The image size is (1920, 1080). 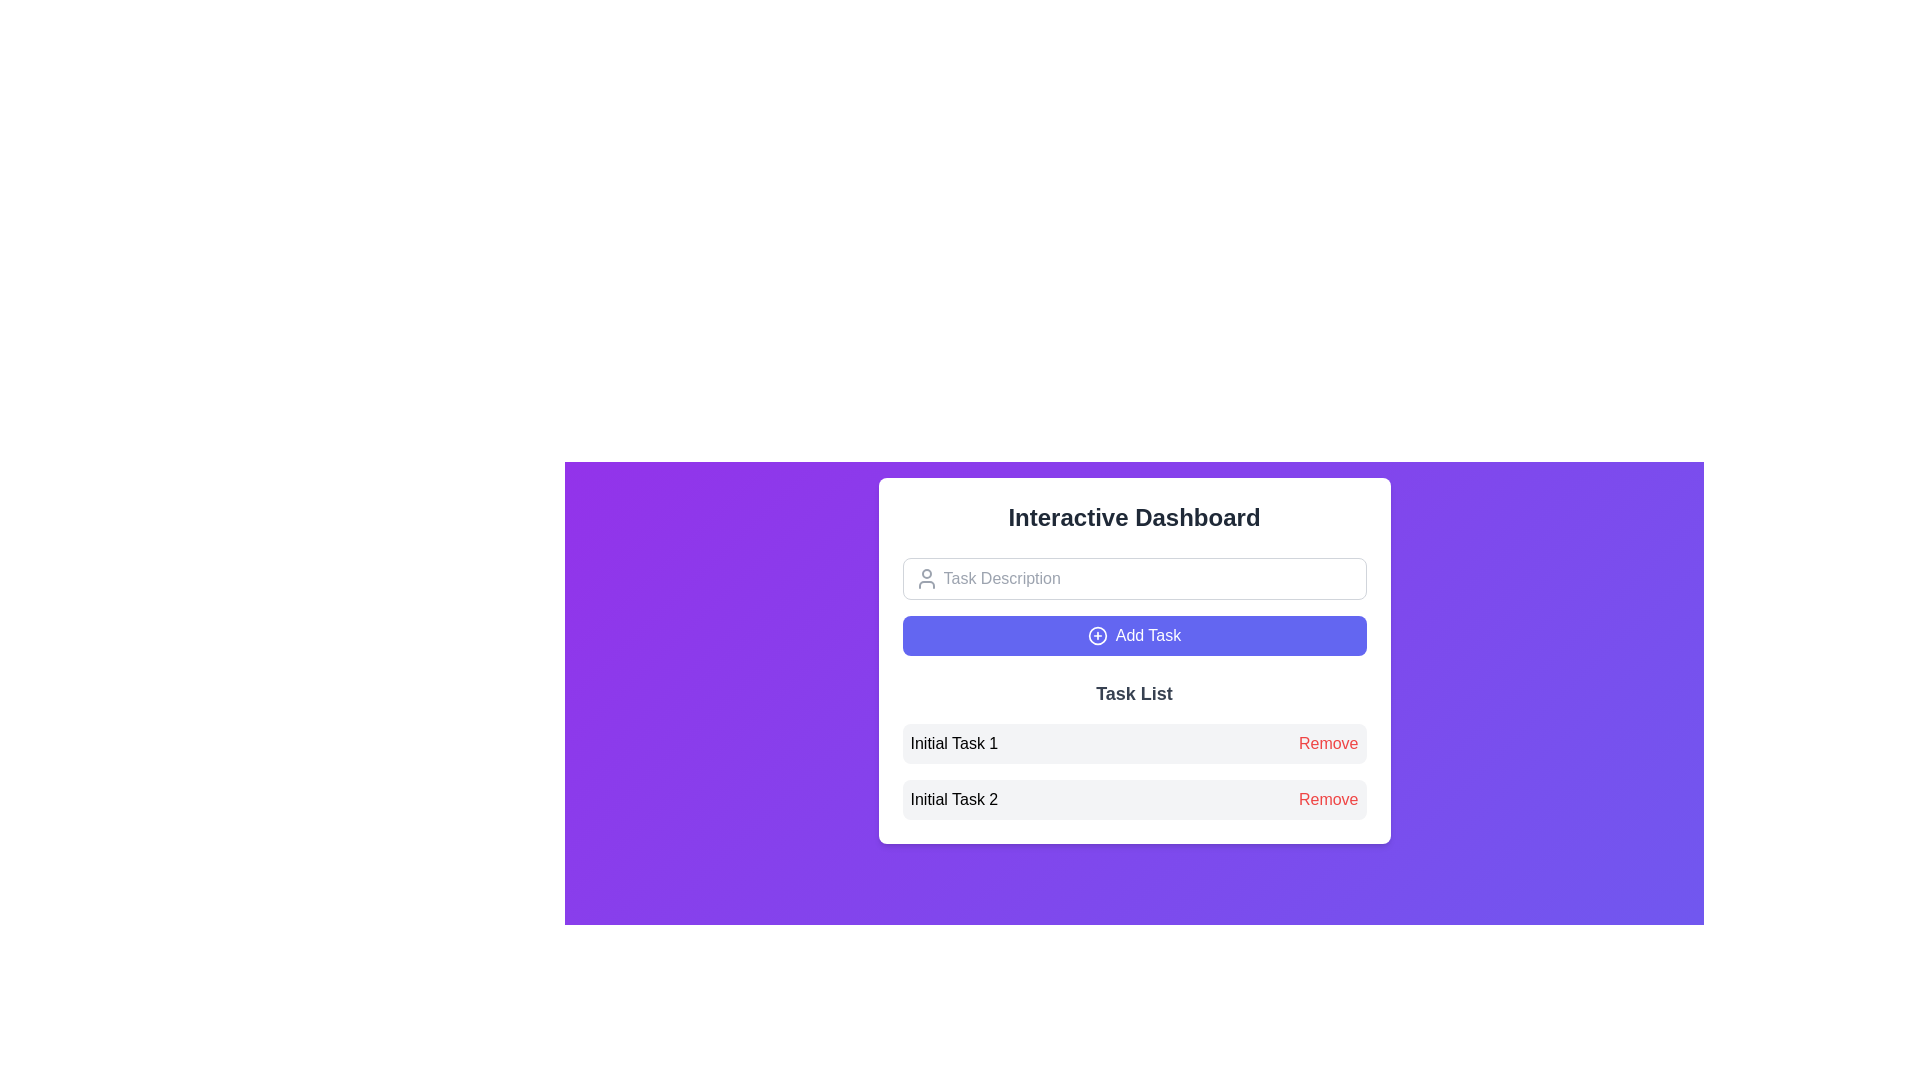 What do you see at coordinates (1096, 636) in the screenshot?
I see `the icon with a circular outline and plus sign, located on the left side of the 'Add Task' button, to interact with the button` at bounding box center [1096, 636].